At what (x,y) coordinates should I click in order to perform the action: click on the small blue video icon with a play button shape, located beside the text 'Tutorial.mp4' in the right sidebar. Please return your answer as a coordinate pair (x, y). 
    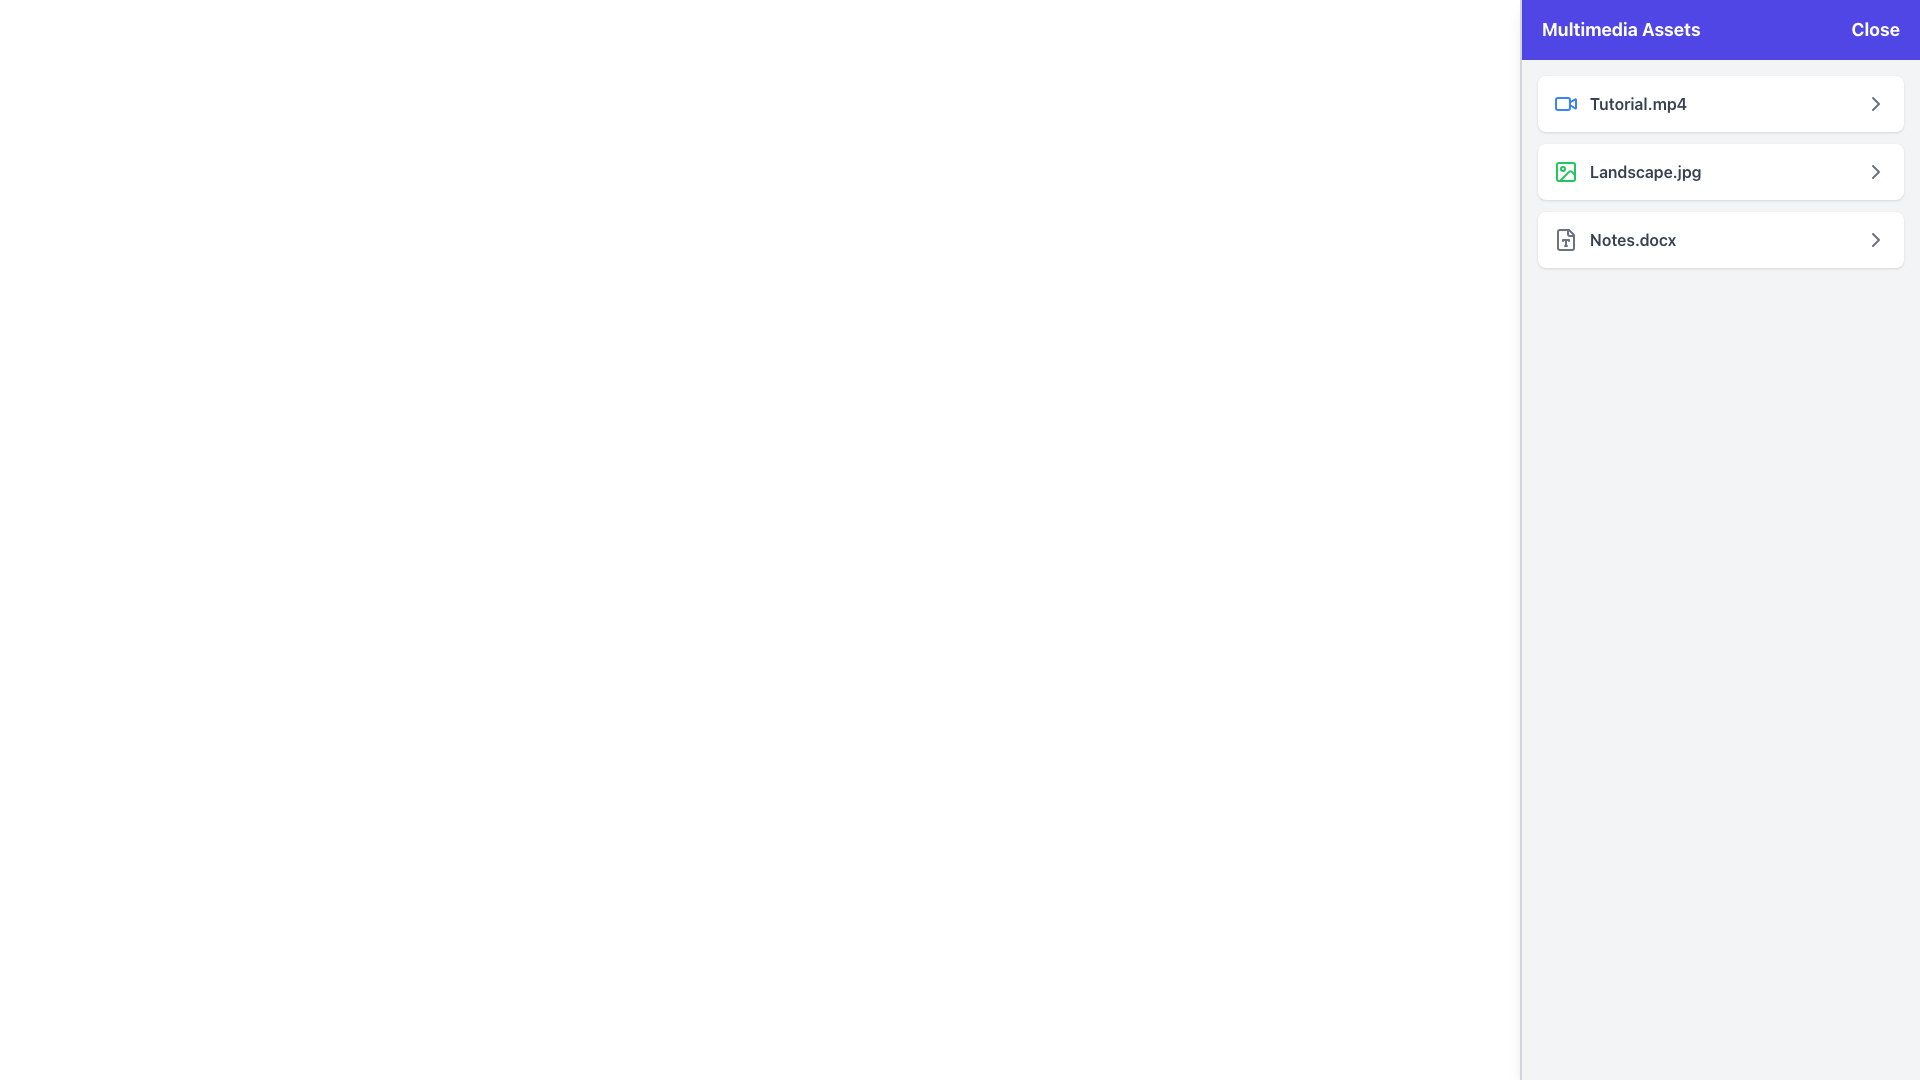
    Looking at the image, I should click on (1564, 104).